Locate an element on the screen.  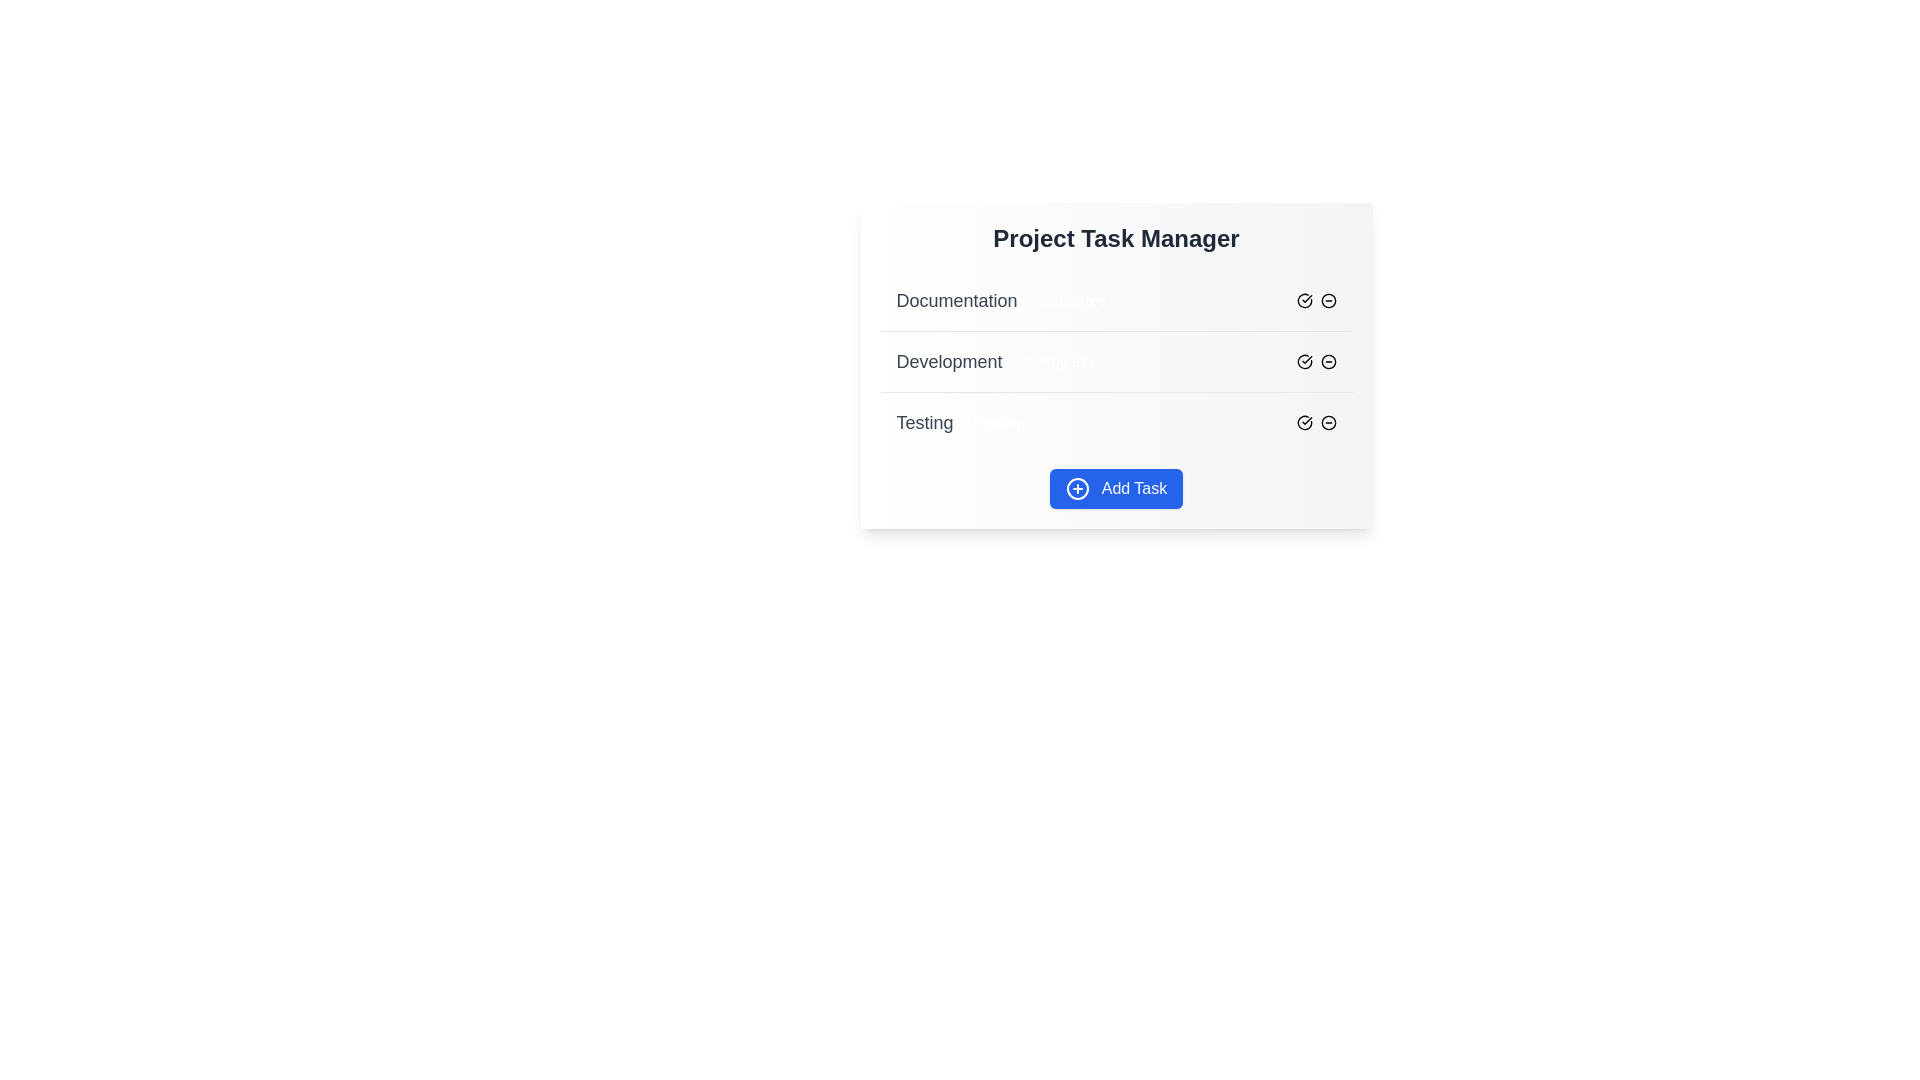
the blue 'Add Task' button located in the lower-right section of the interface is located at coordinates (1076, 489).